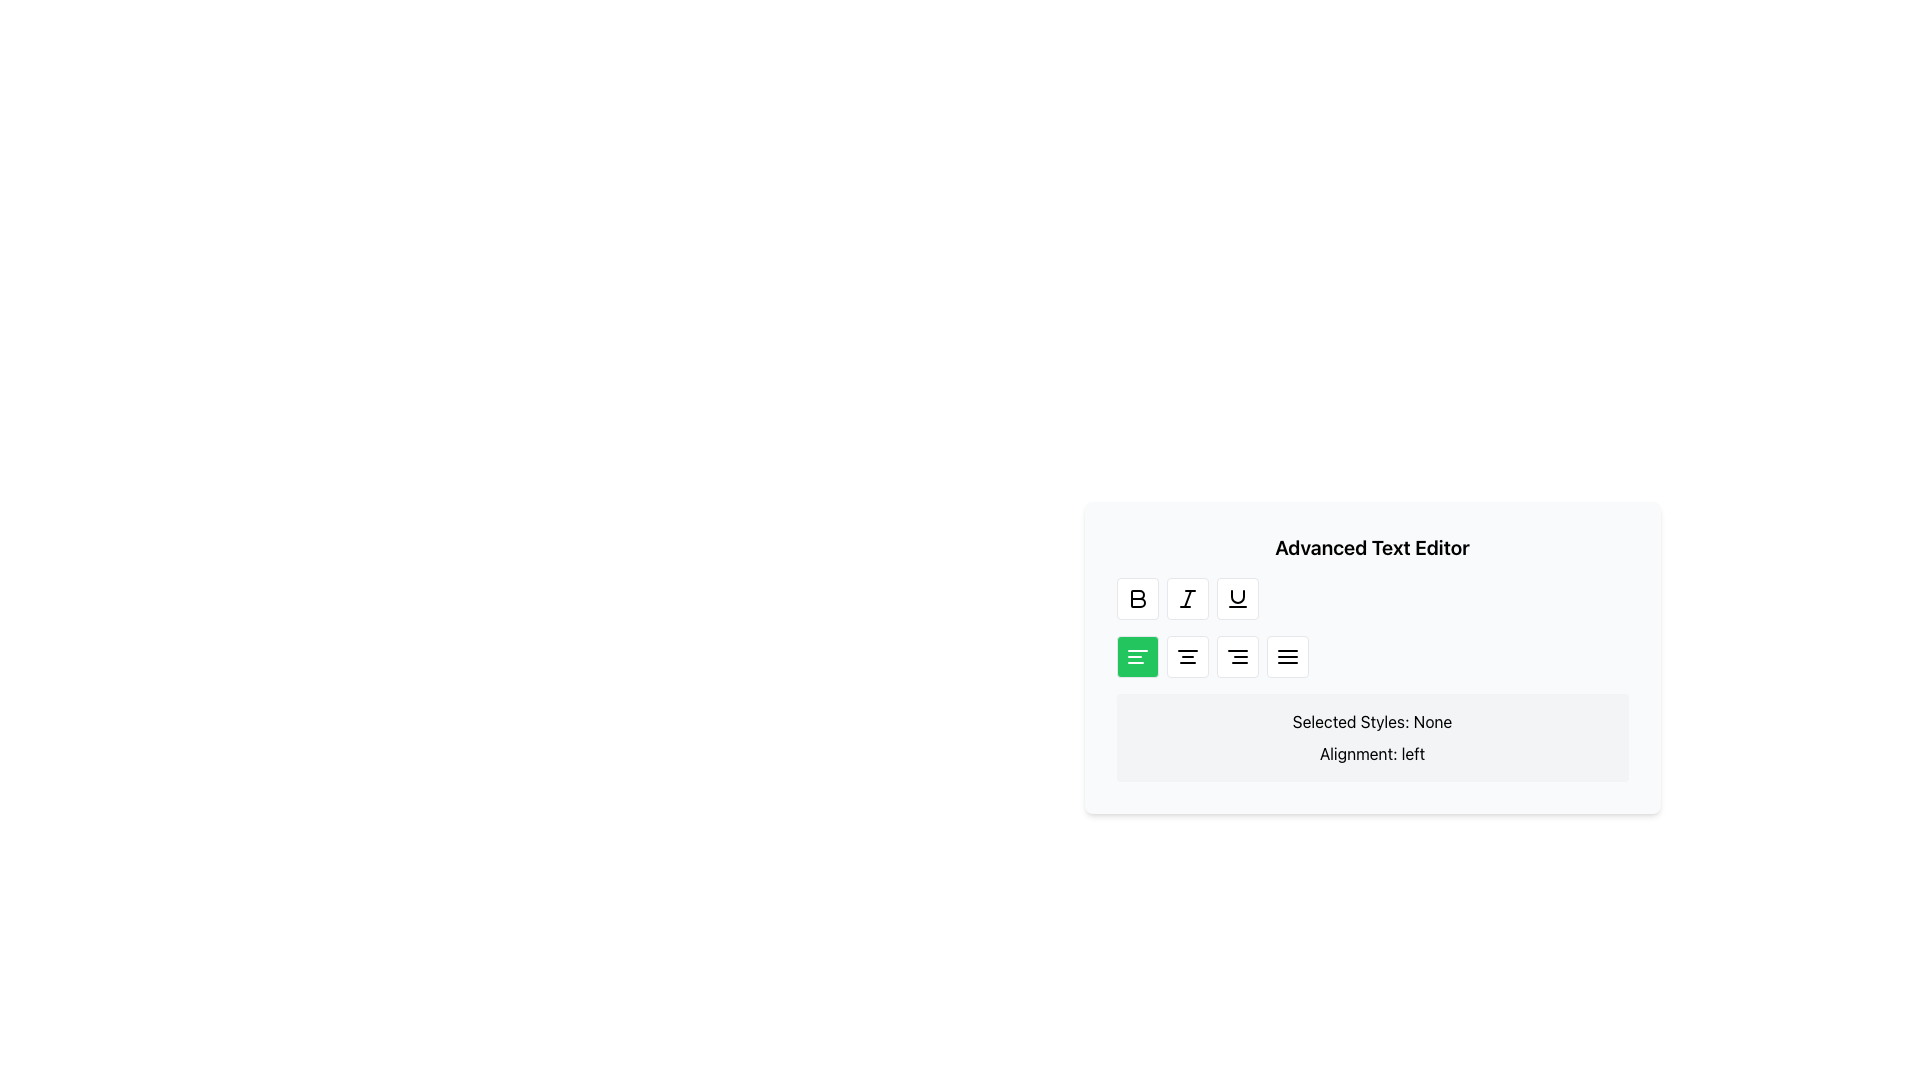 The width and height of the screenshot is (1920, 1080). Describe the element at coordinates (1287, 656) in the screenshot. I see `the rightmost button in the alignment controls group of the 'Advanced Text Editor' to justify text` at that location.